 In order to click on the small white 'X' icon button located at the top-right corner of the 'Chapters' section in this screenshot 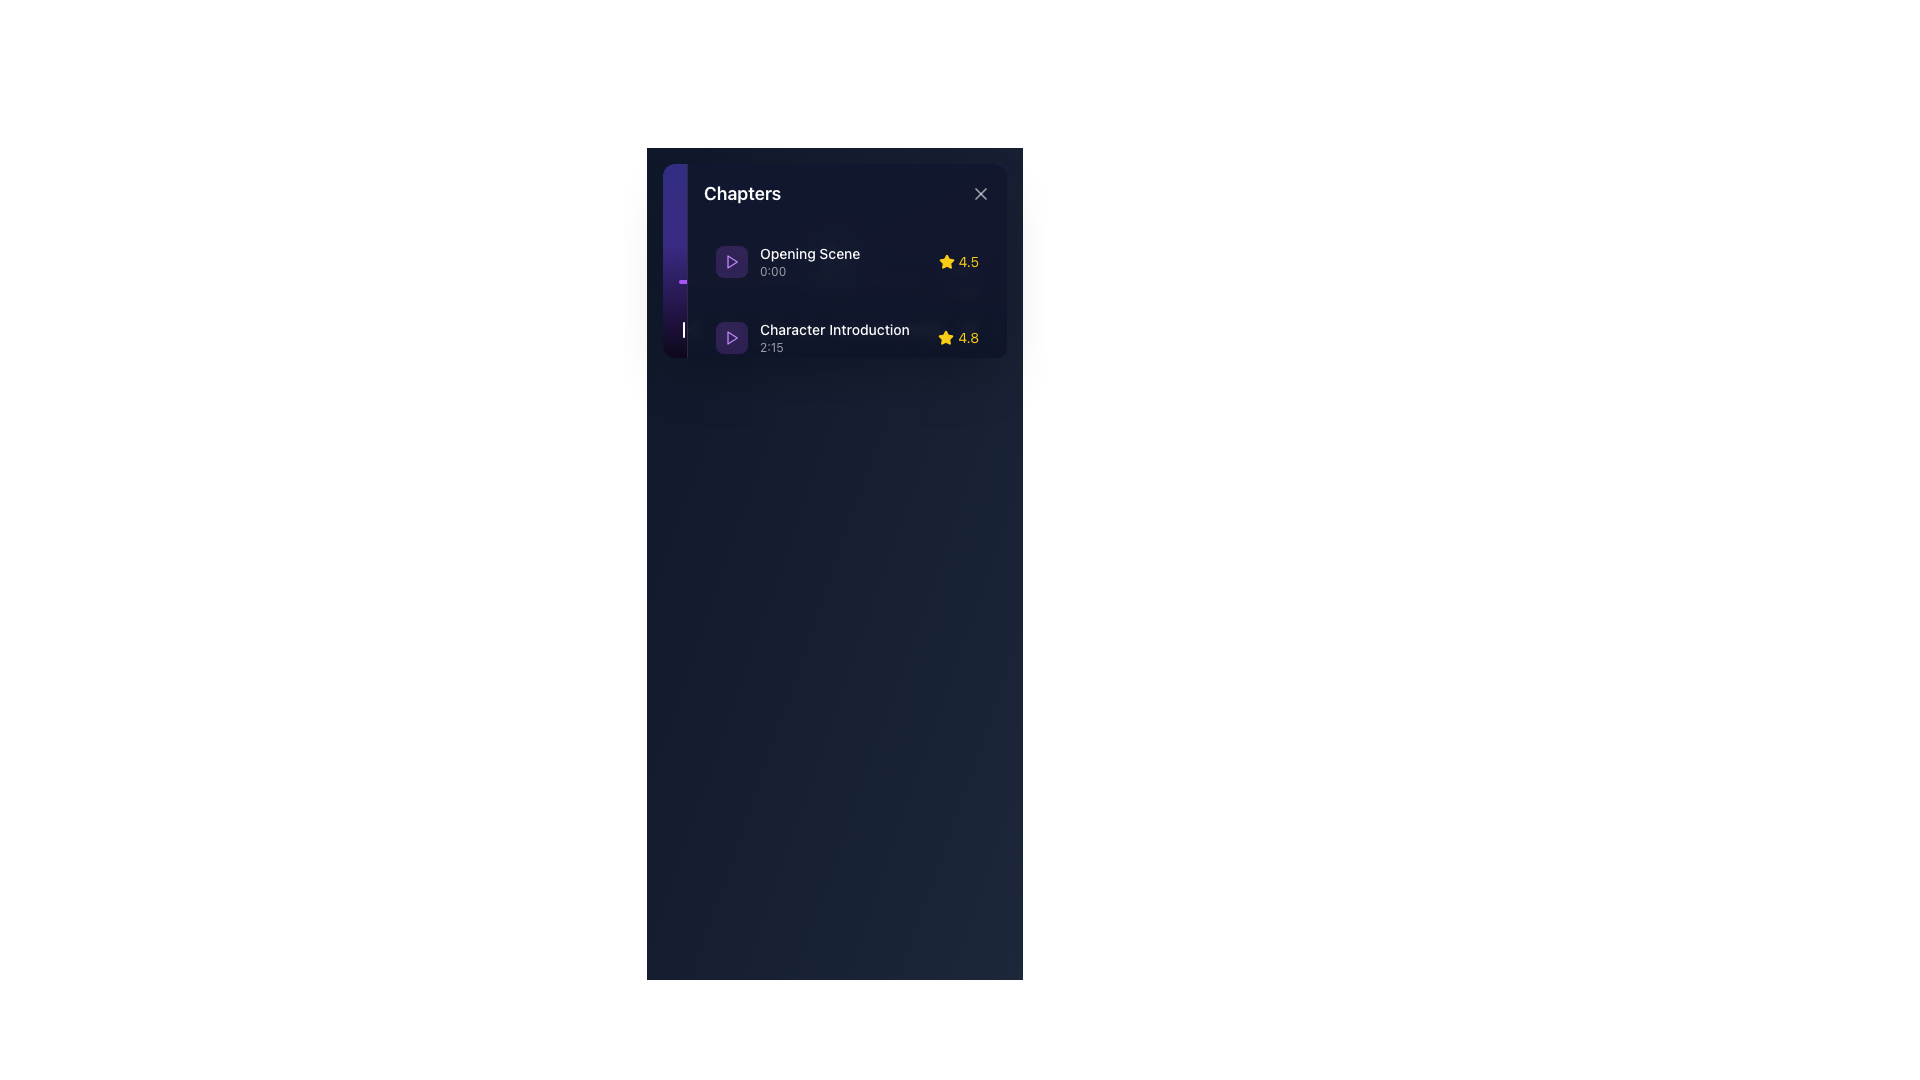, I will do `click(980, 193)`.